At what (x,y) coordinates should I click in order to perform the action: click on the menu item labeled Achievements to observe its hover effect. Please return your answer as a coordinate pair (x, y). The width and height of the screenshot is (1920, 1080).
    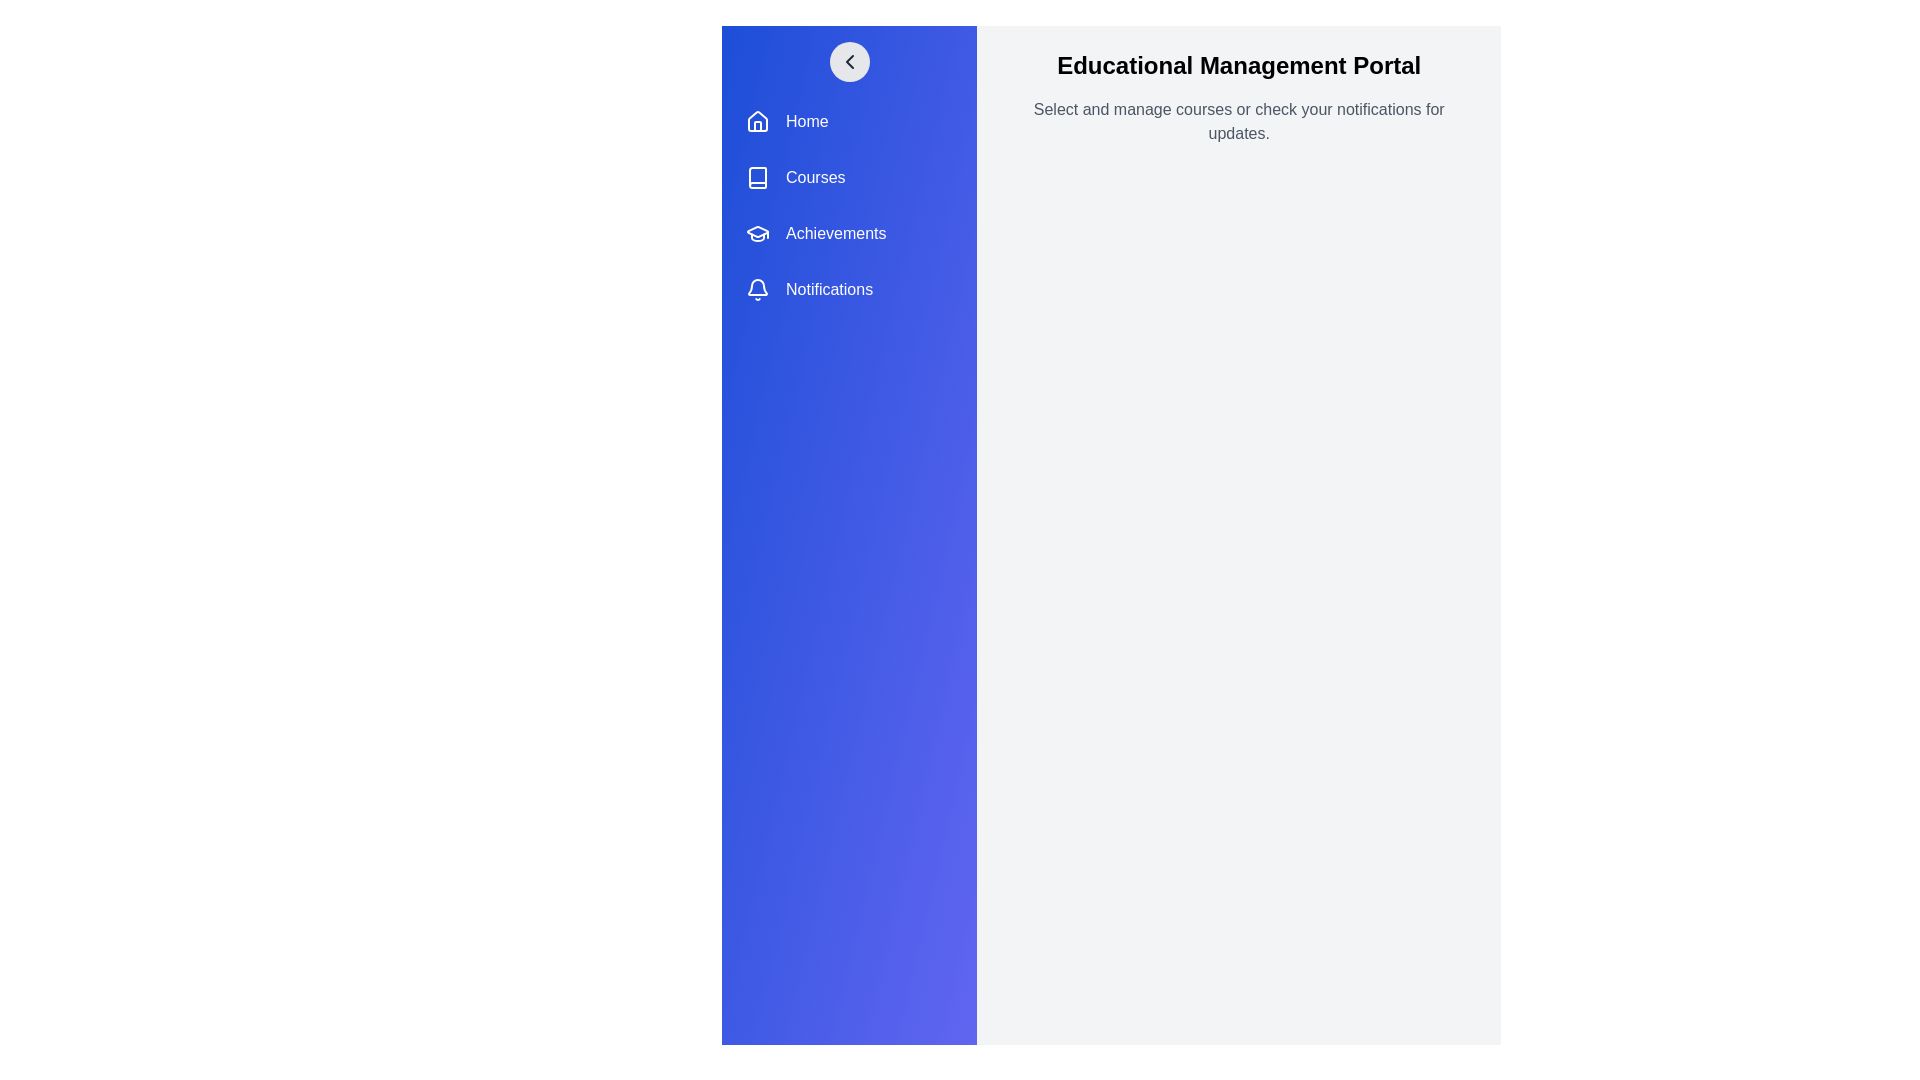
    Looking at the image, I should click on (849, 233).